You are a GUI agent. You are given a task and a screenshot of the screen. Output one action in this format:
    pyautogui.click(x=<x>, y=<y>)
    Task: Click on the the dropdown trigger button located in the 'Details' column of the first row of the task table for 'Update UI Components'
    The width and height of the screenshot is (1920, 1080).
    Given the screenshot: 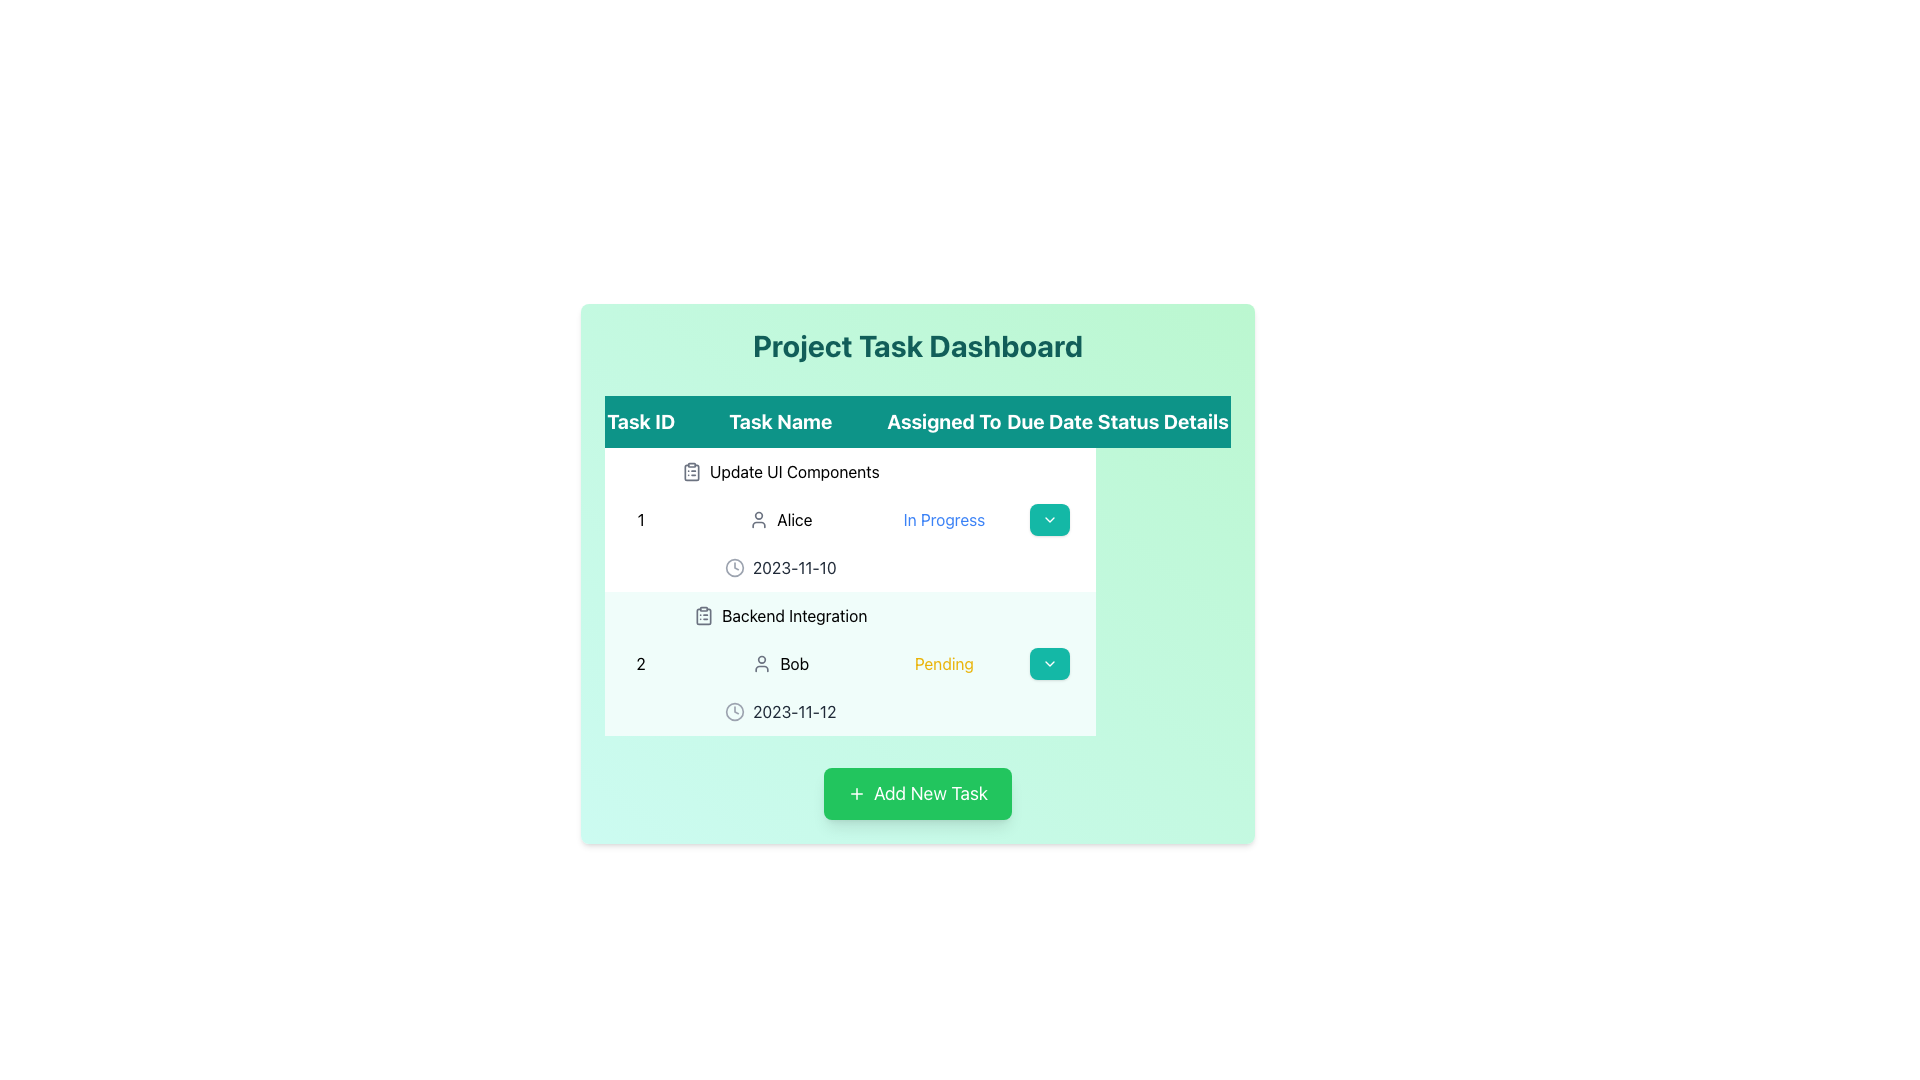 What is the action you would take?
    pyautogui.click(x=1049, y=519)
    